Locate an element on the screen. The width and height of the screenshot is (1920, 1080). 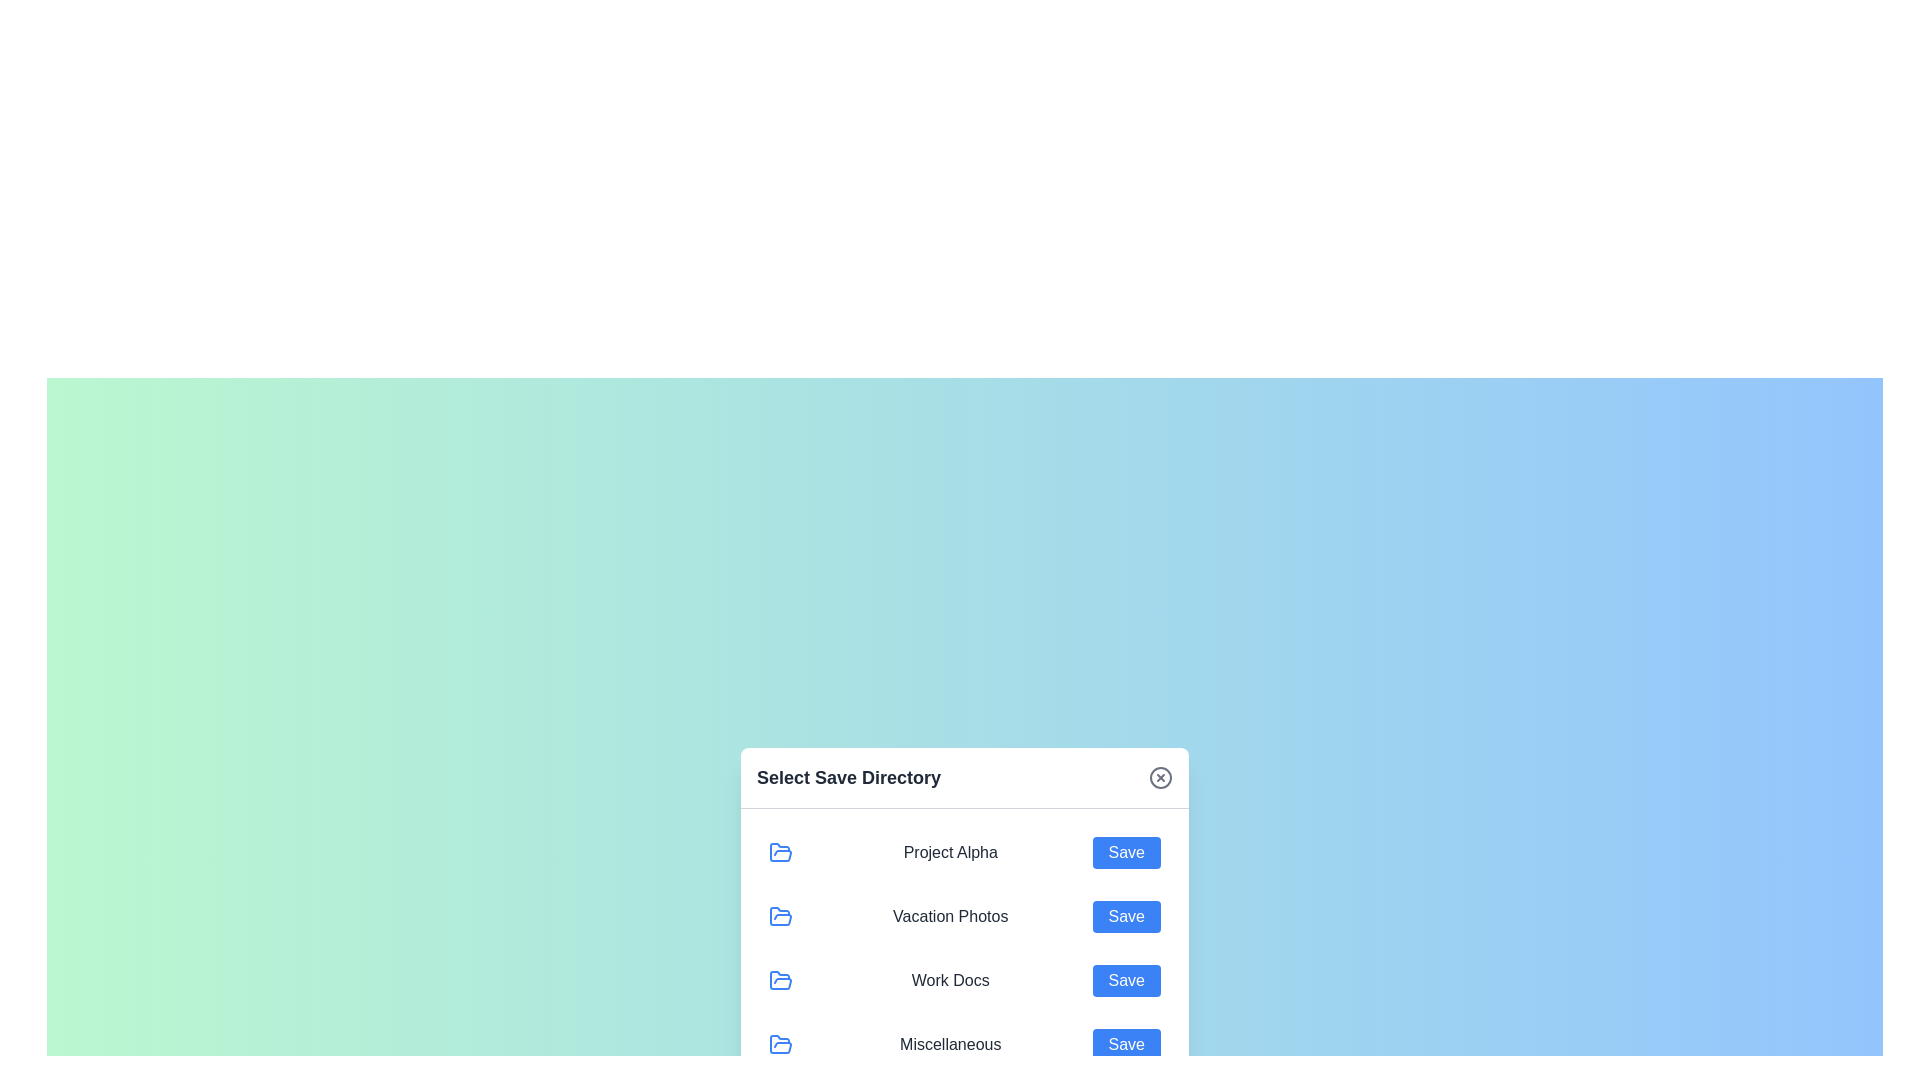
'Save' button for the directory Work Docs is located at coordinates (1126, 979).